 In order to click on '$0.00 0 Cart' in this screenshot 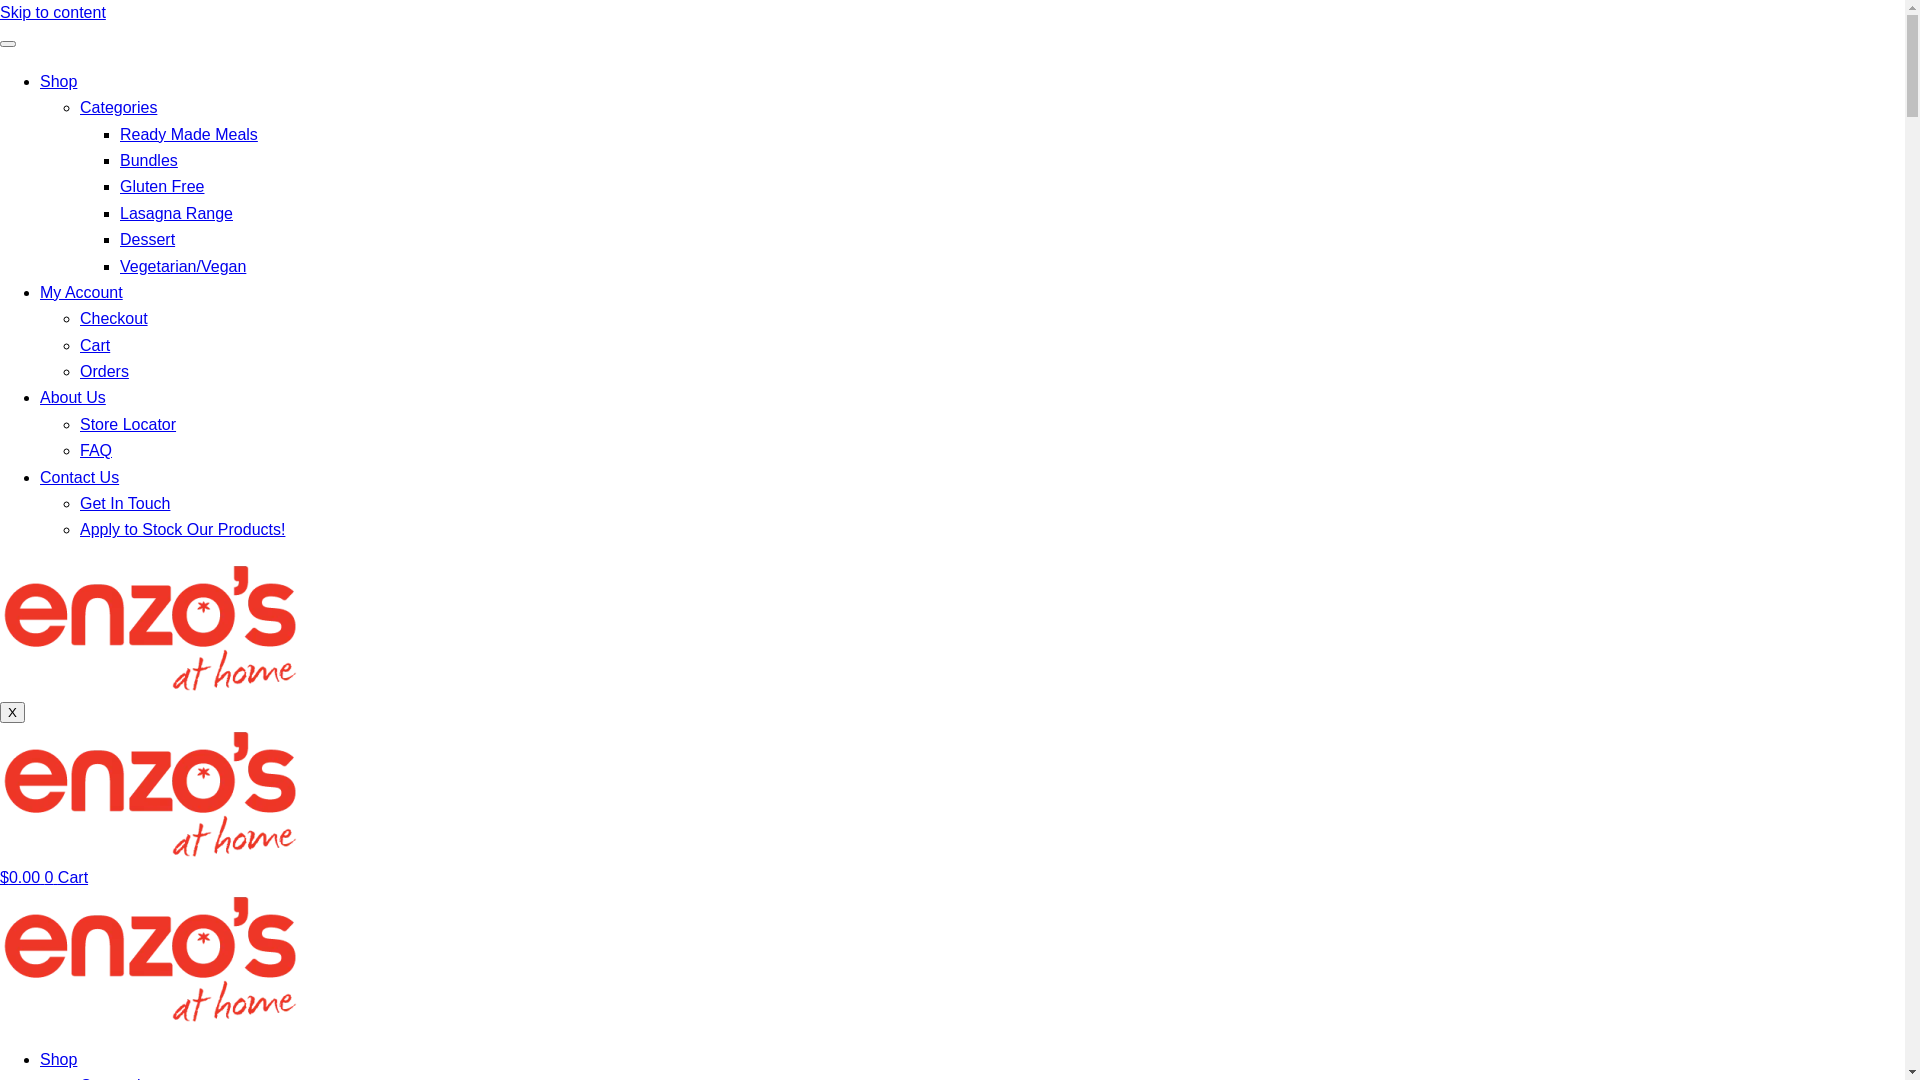, I will do `click(0, 876)`.